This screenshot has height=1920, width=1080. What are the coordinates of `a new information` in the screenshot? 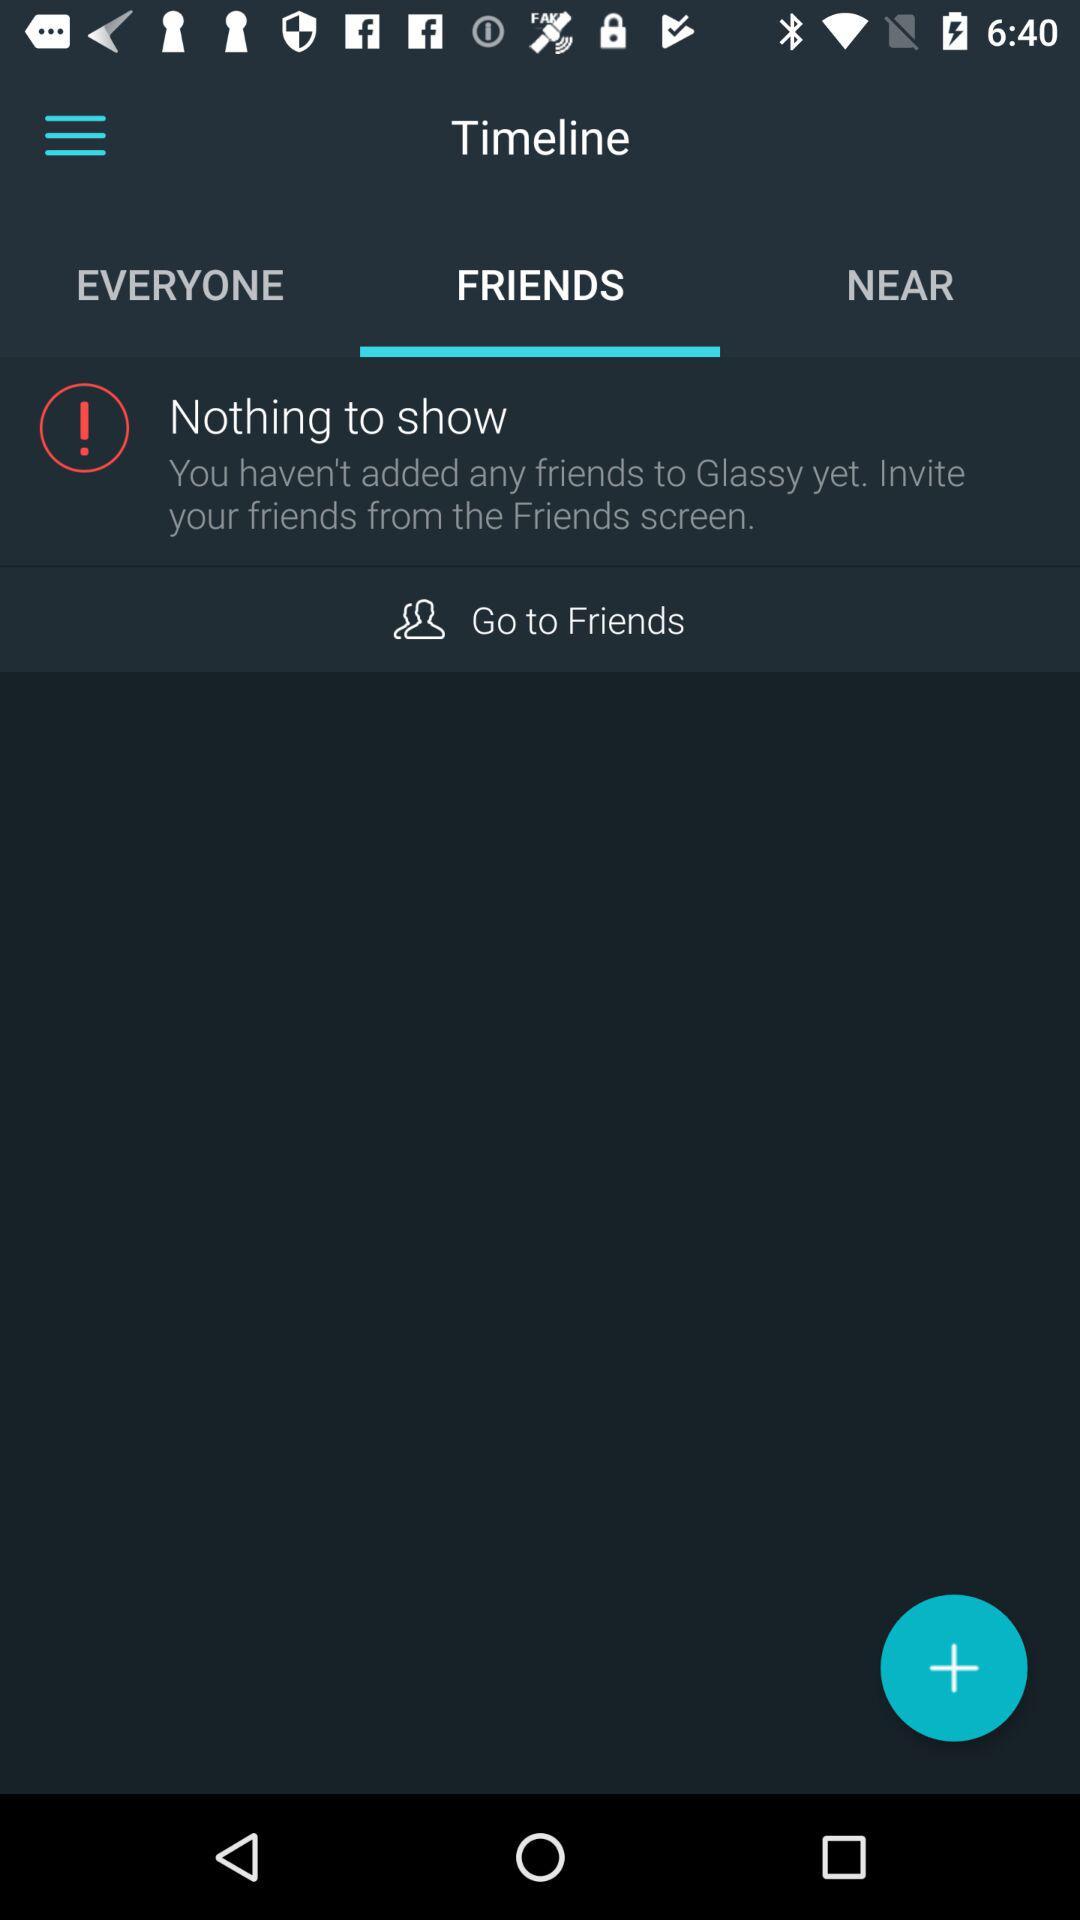 It's located at (952, 1667).